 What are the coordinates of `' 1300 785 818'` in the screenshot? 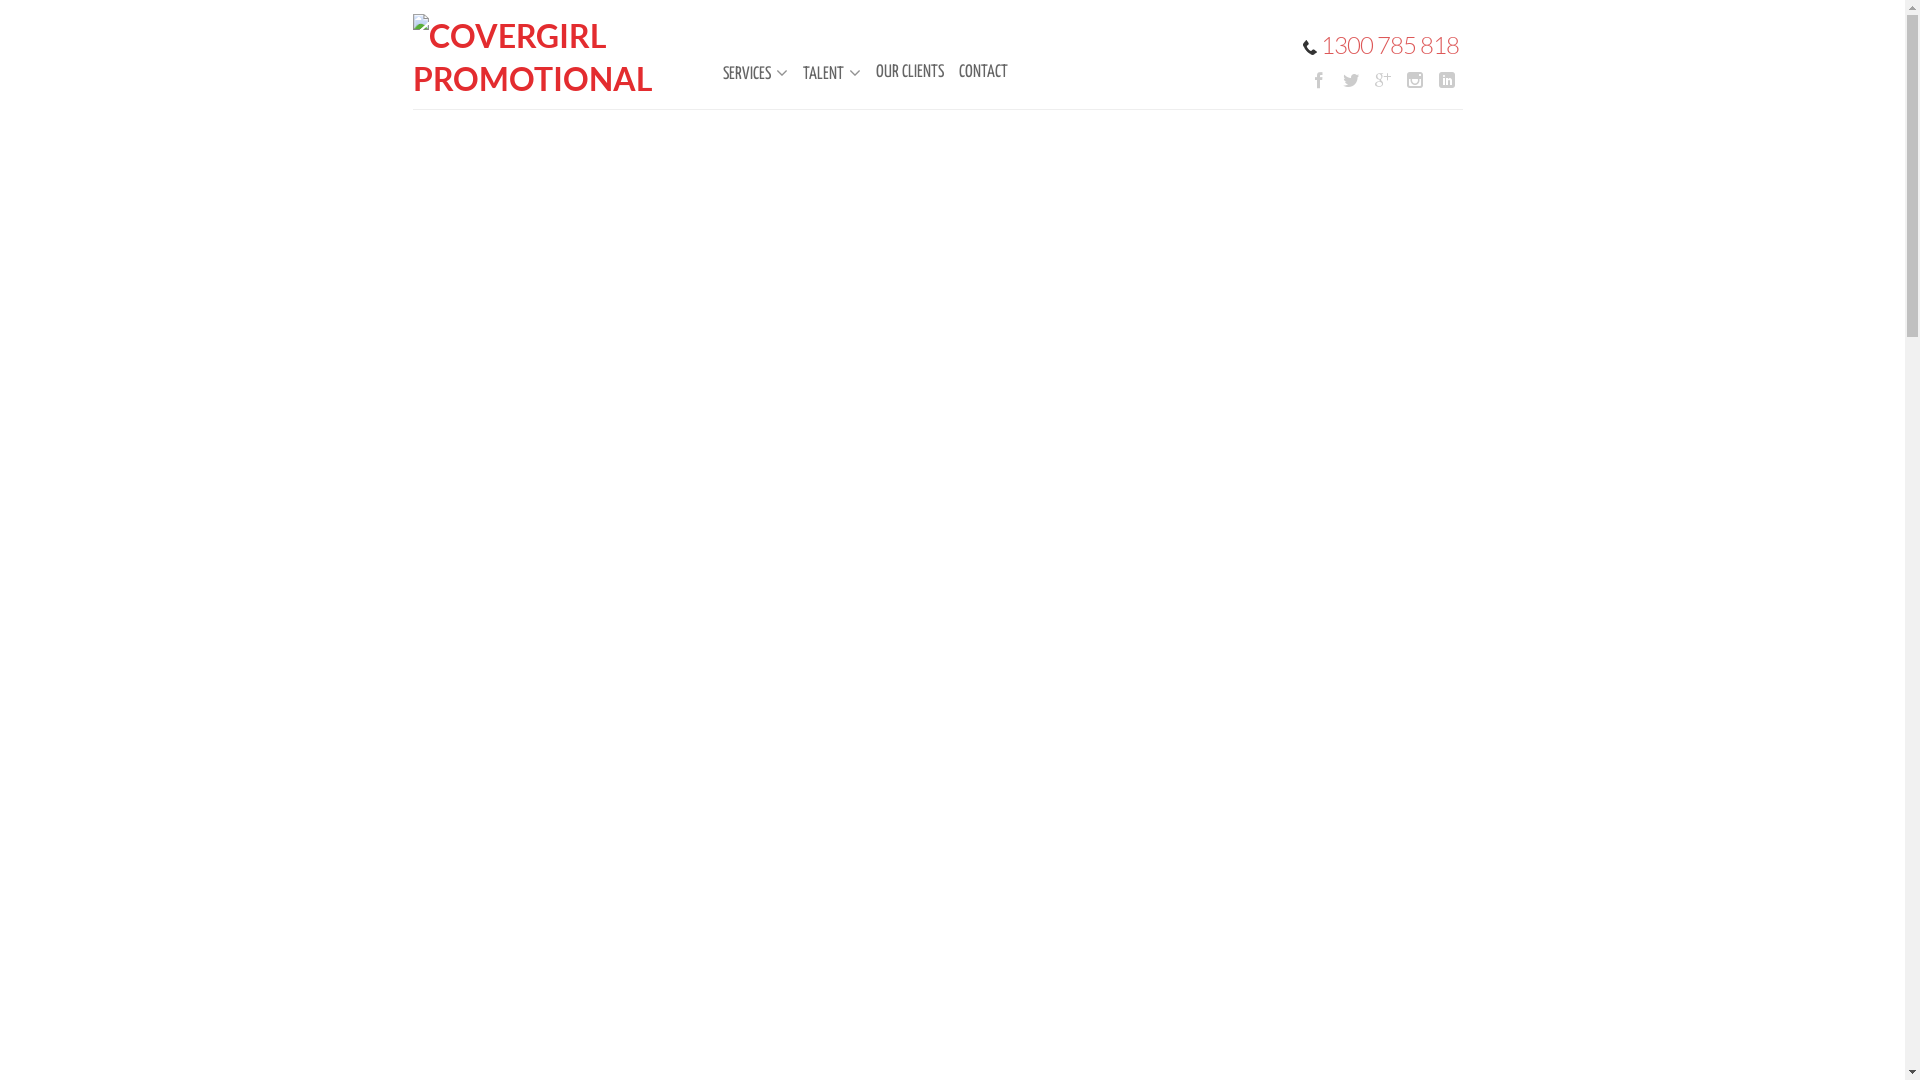 It's located at (1301, 45).